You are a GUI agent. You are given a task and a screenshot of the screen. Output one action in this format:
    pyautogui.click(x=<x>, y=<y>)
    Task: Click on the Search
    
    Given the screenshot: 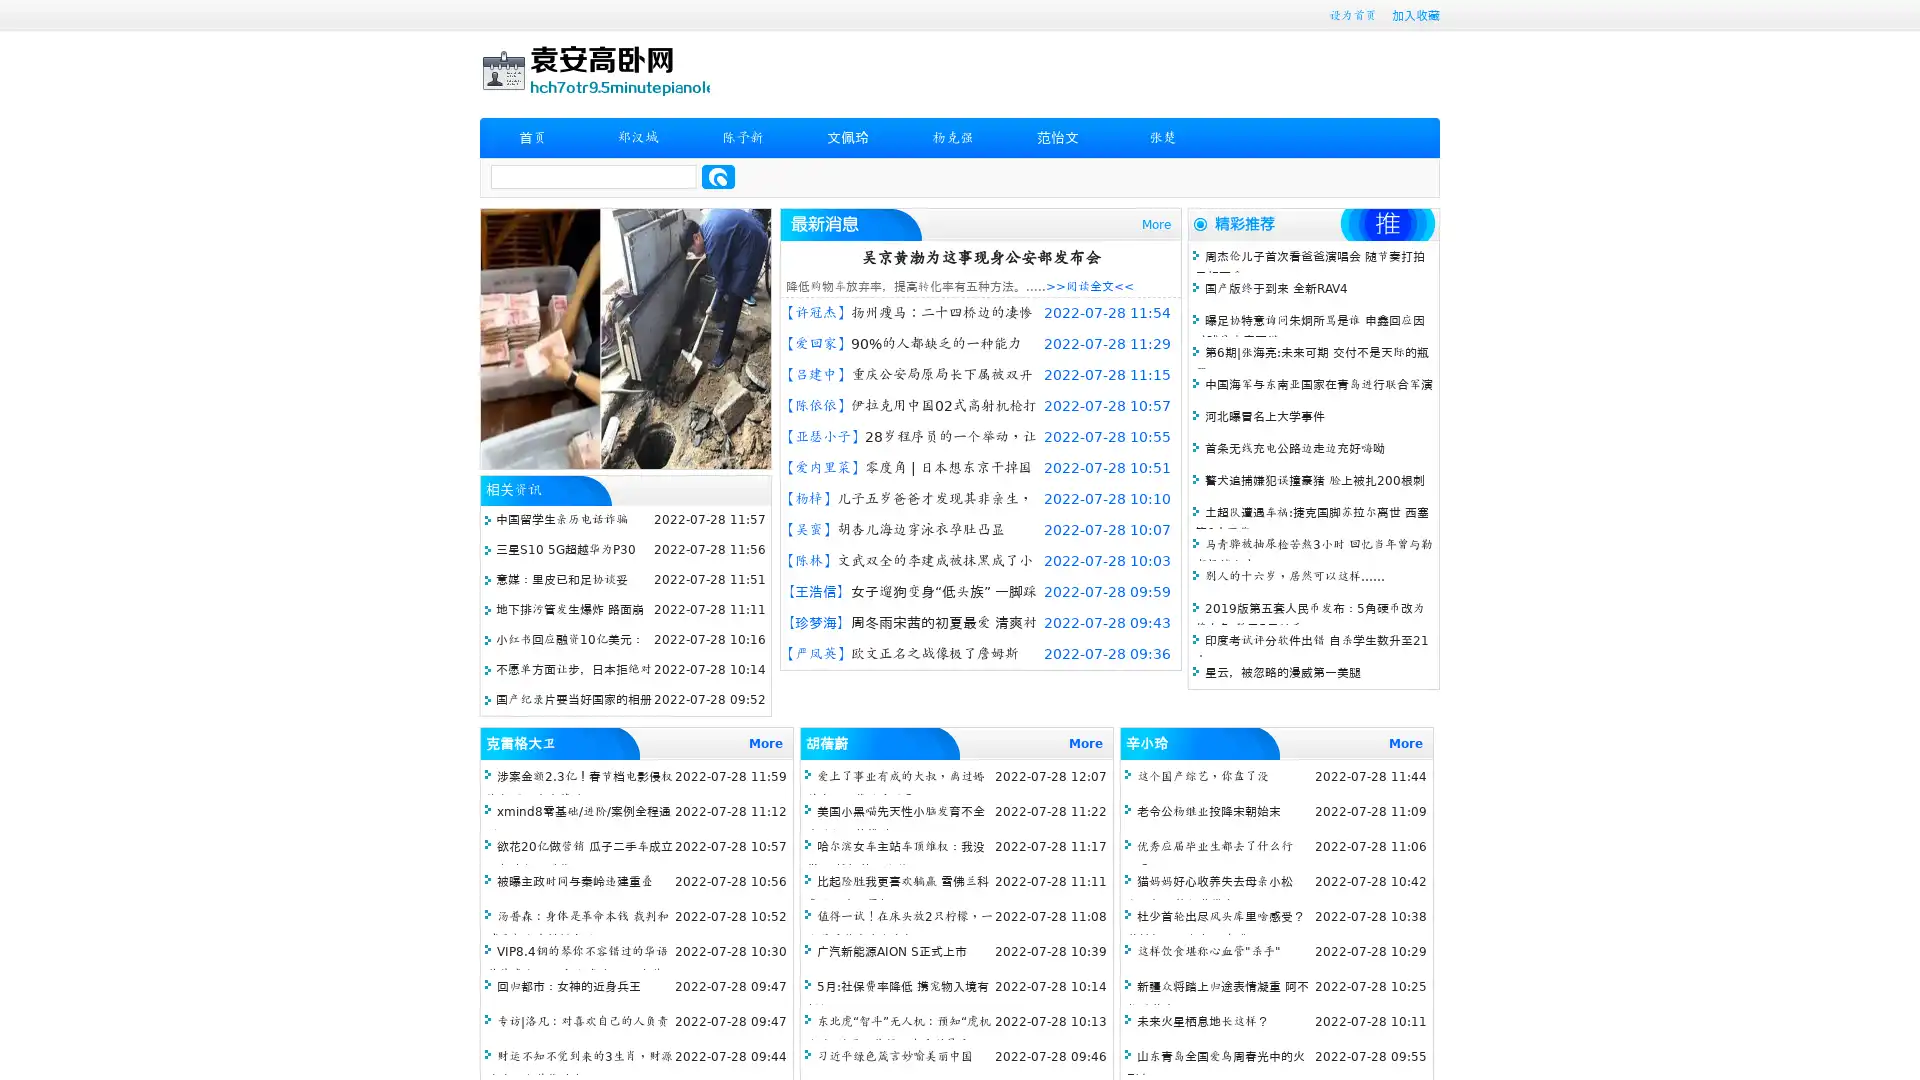 What is the action you would take?
    pyautogui.click(x=718, y=176)
    